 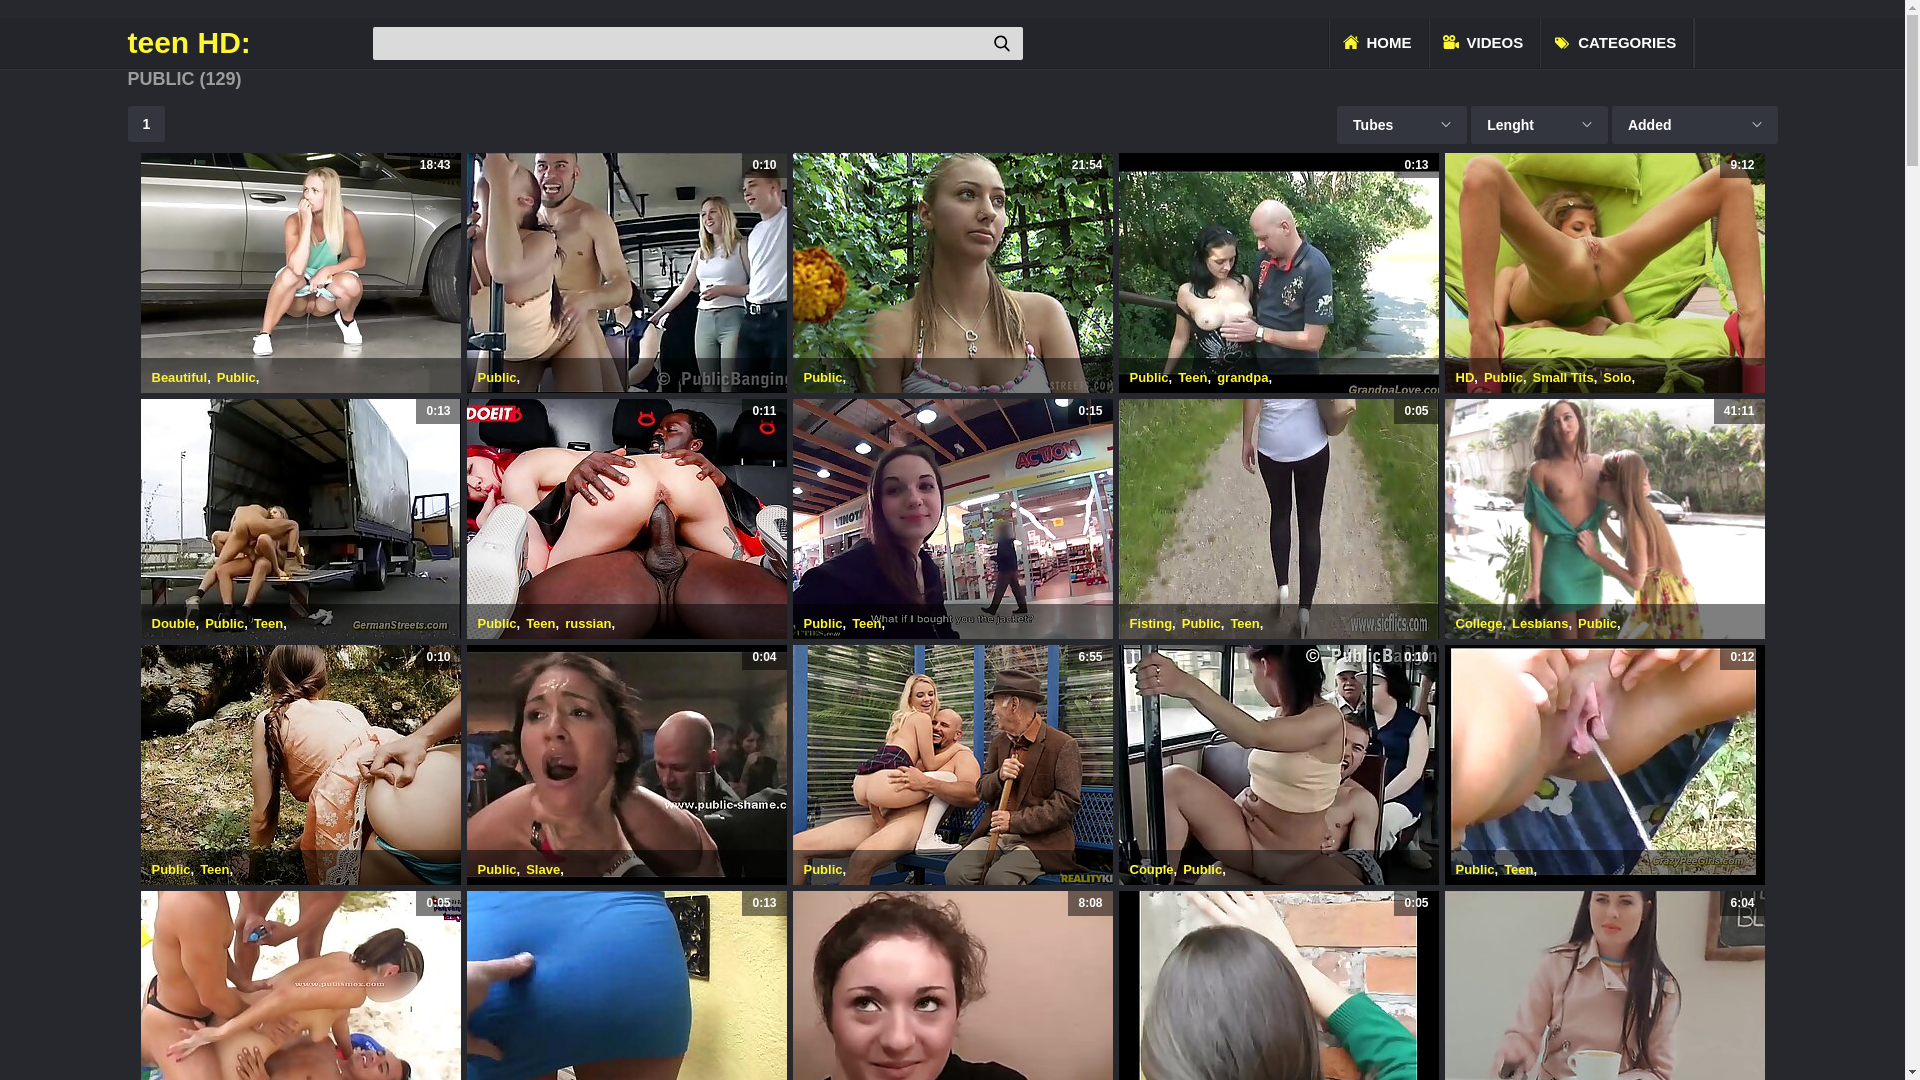 What do you see at coordinates (1465, 377) in the screenshot?
I see `'HD'` at bounding box center [1465, 377].